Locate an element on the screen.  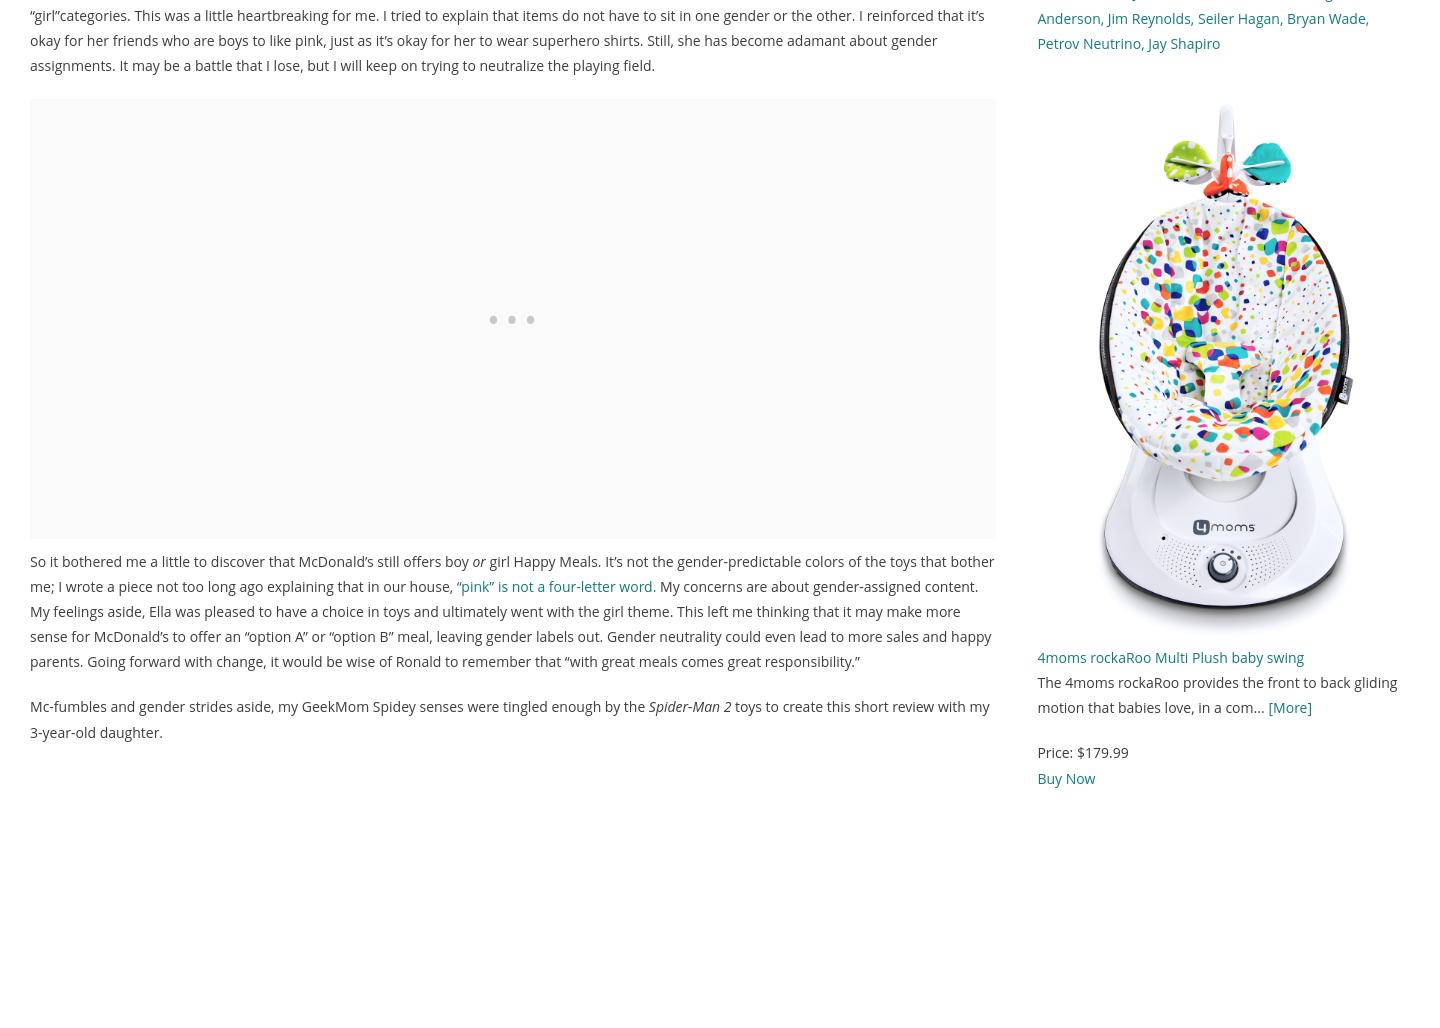
'girl Happy Meals. It’s not the gender-predictable colors of the toys that bother me; I wrote a piece not too long ago explaining that in our house,' is located at coordinates (511, 573).